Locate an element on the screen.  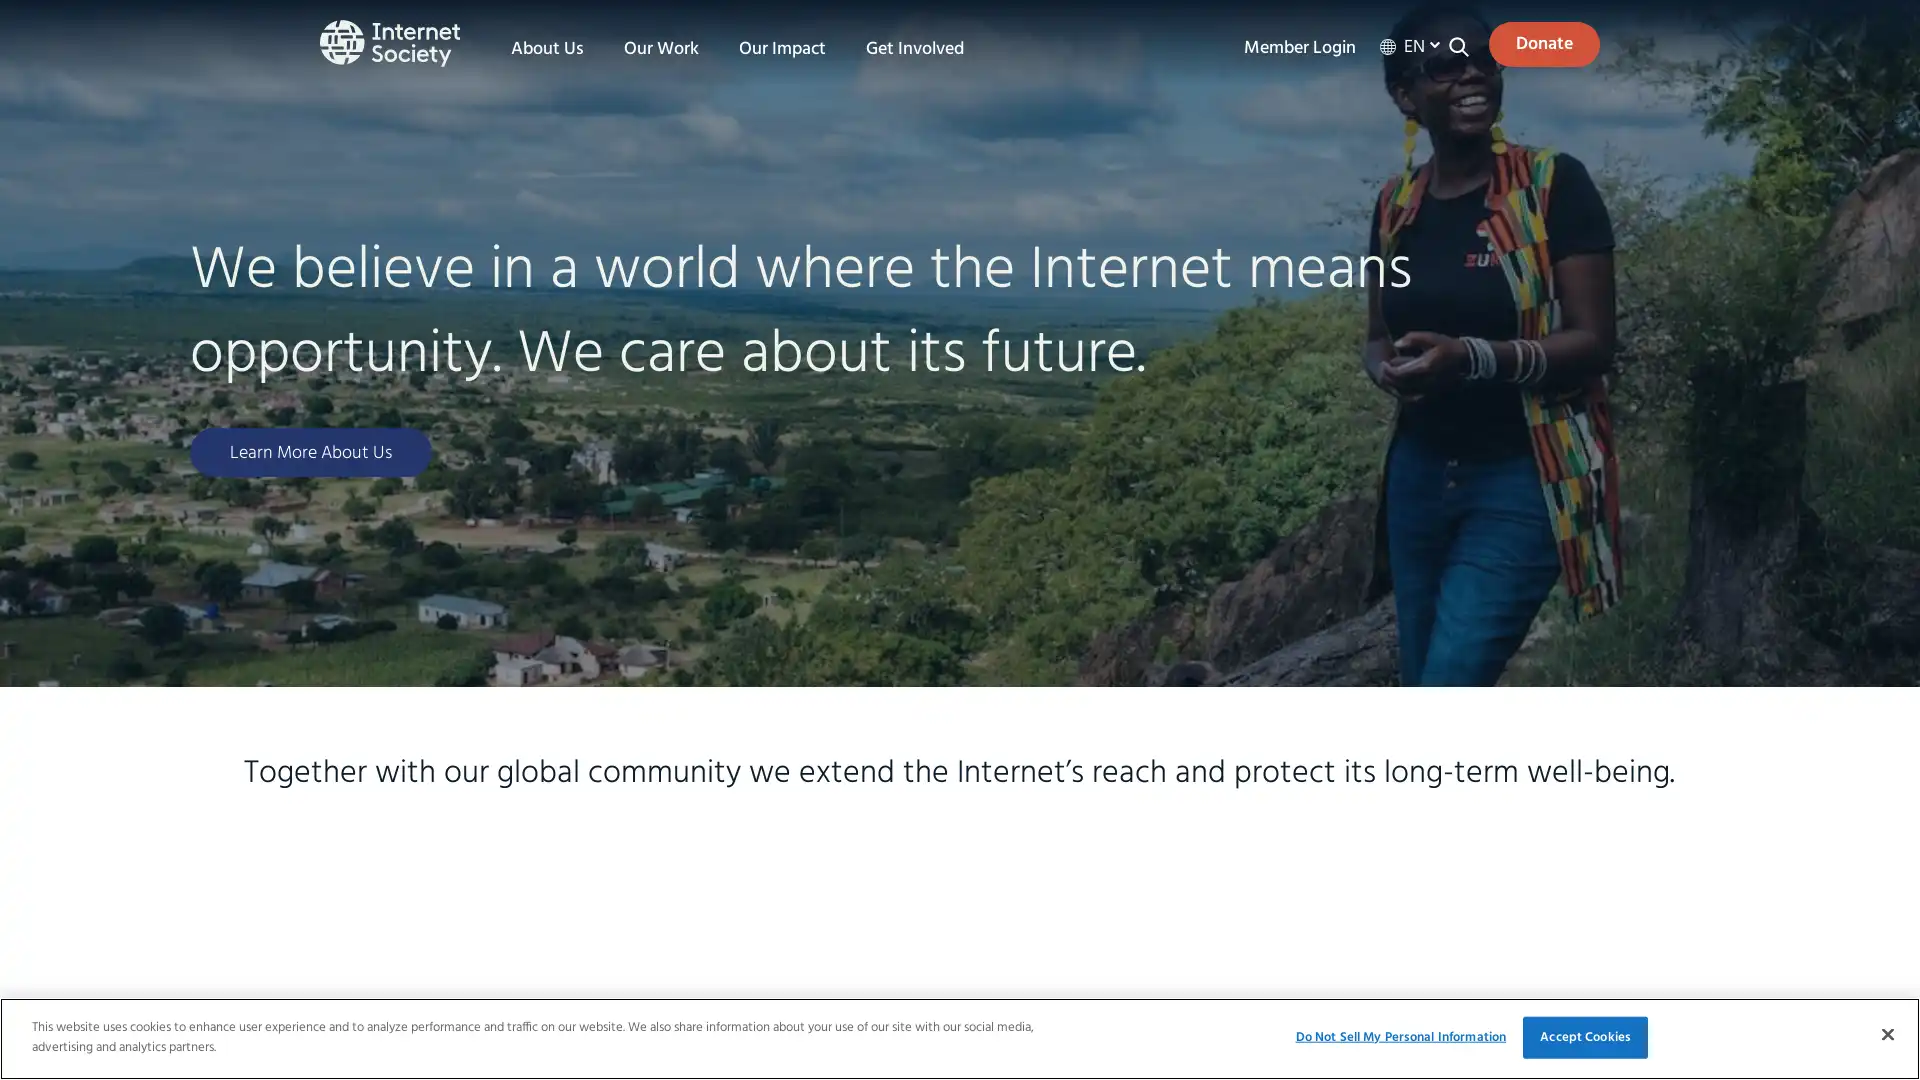
Accept Cookies is located at coordinates (1584, 1036).